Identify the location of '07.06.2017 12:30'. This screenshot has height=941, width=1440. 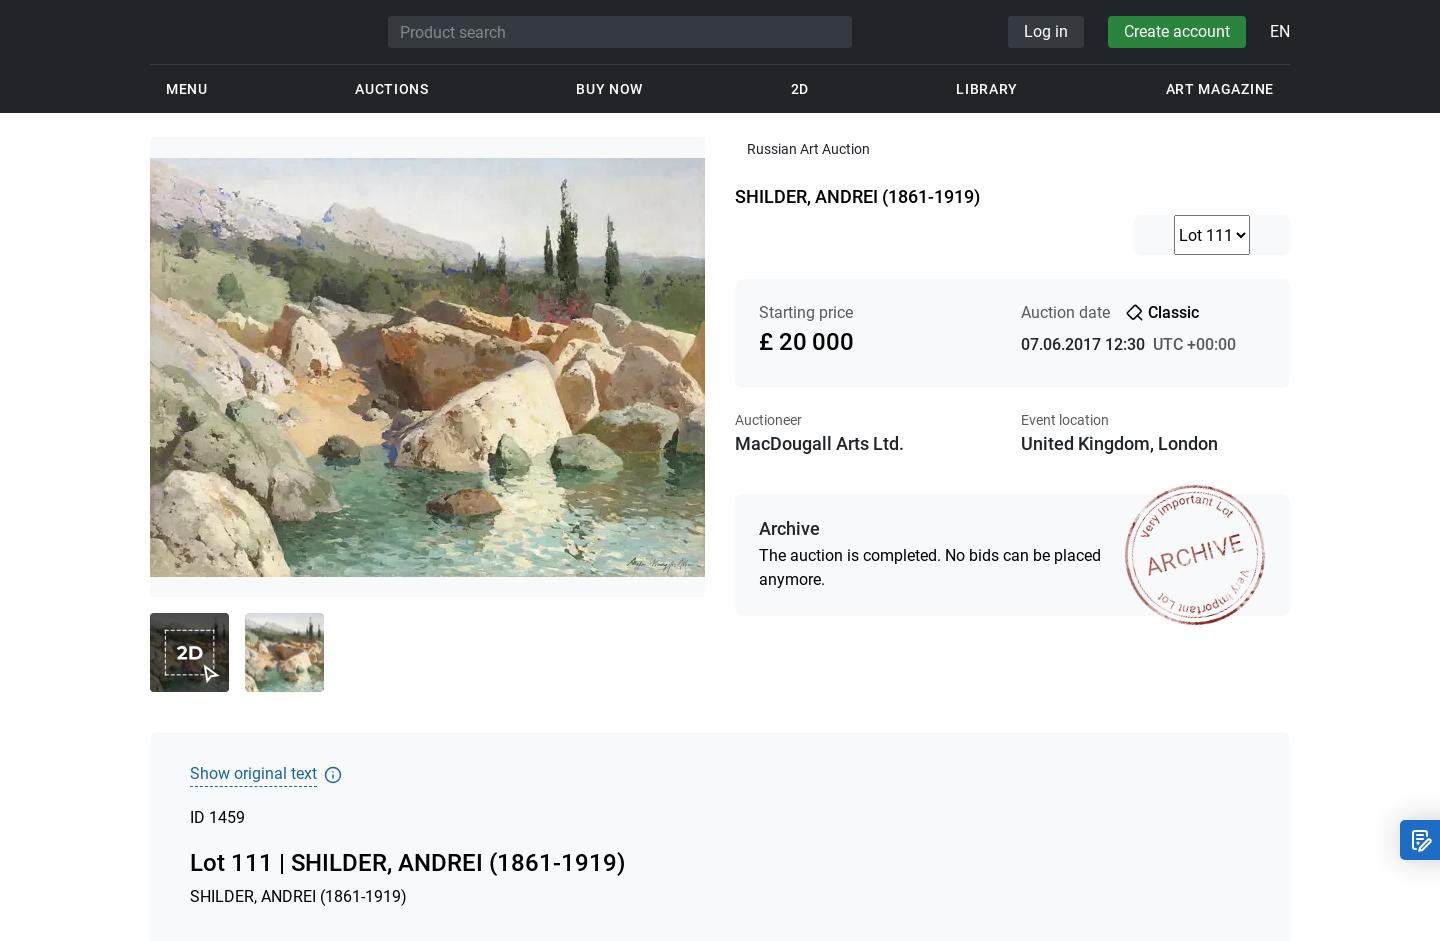
(1081, 343).